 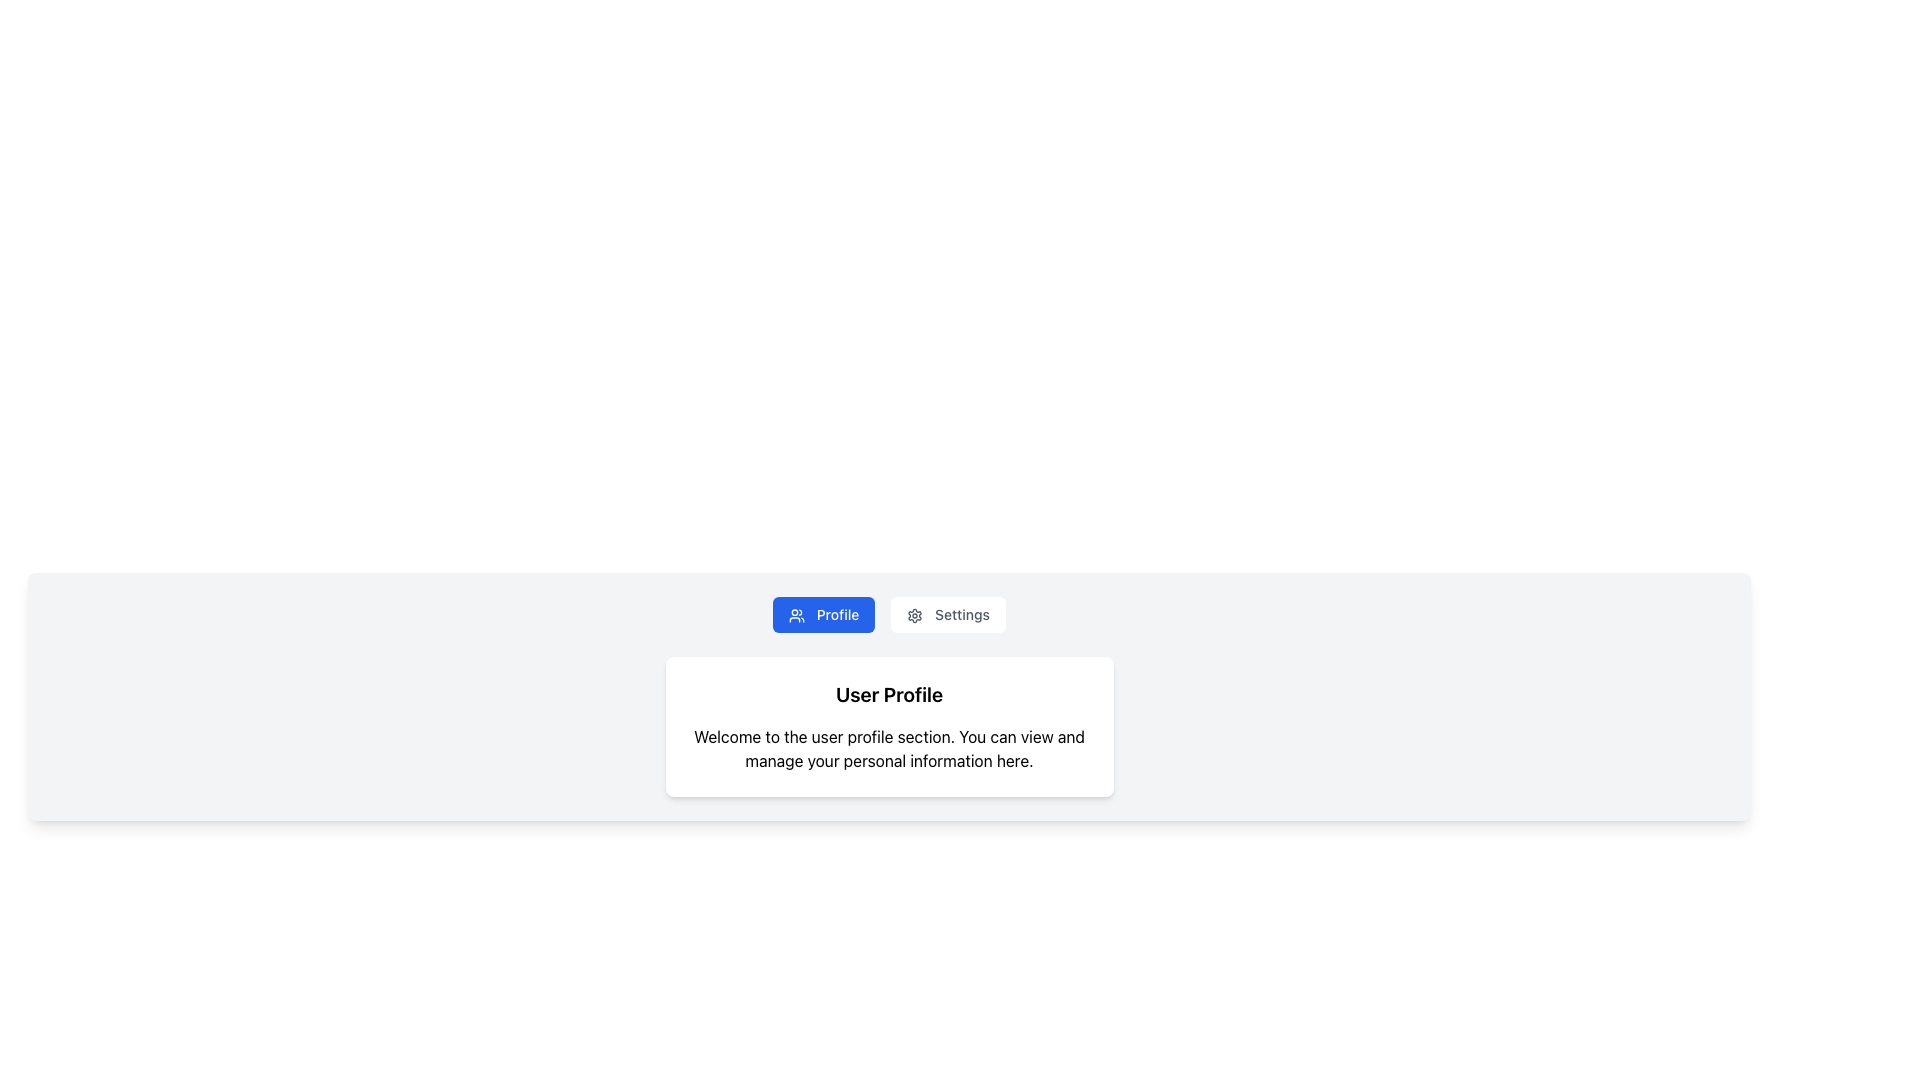 What do you see at coordinates (914, 615) in the screenshot?
I see `the settings icon located to the left of the 'Settings' button in the navigation bar` at bounding box center [914, 615].